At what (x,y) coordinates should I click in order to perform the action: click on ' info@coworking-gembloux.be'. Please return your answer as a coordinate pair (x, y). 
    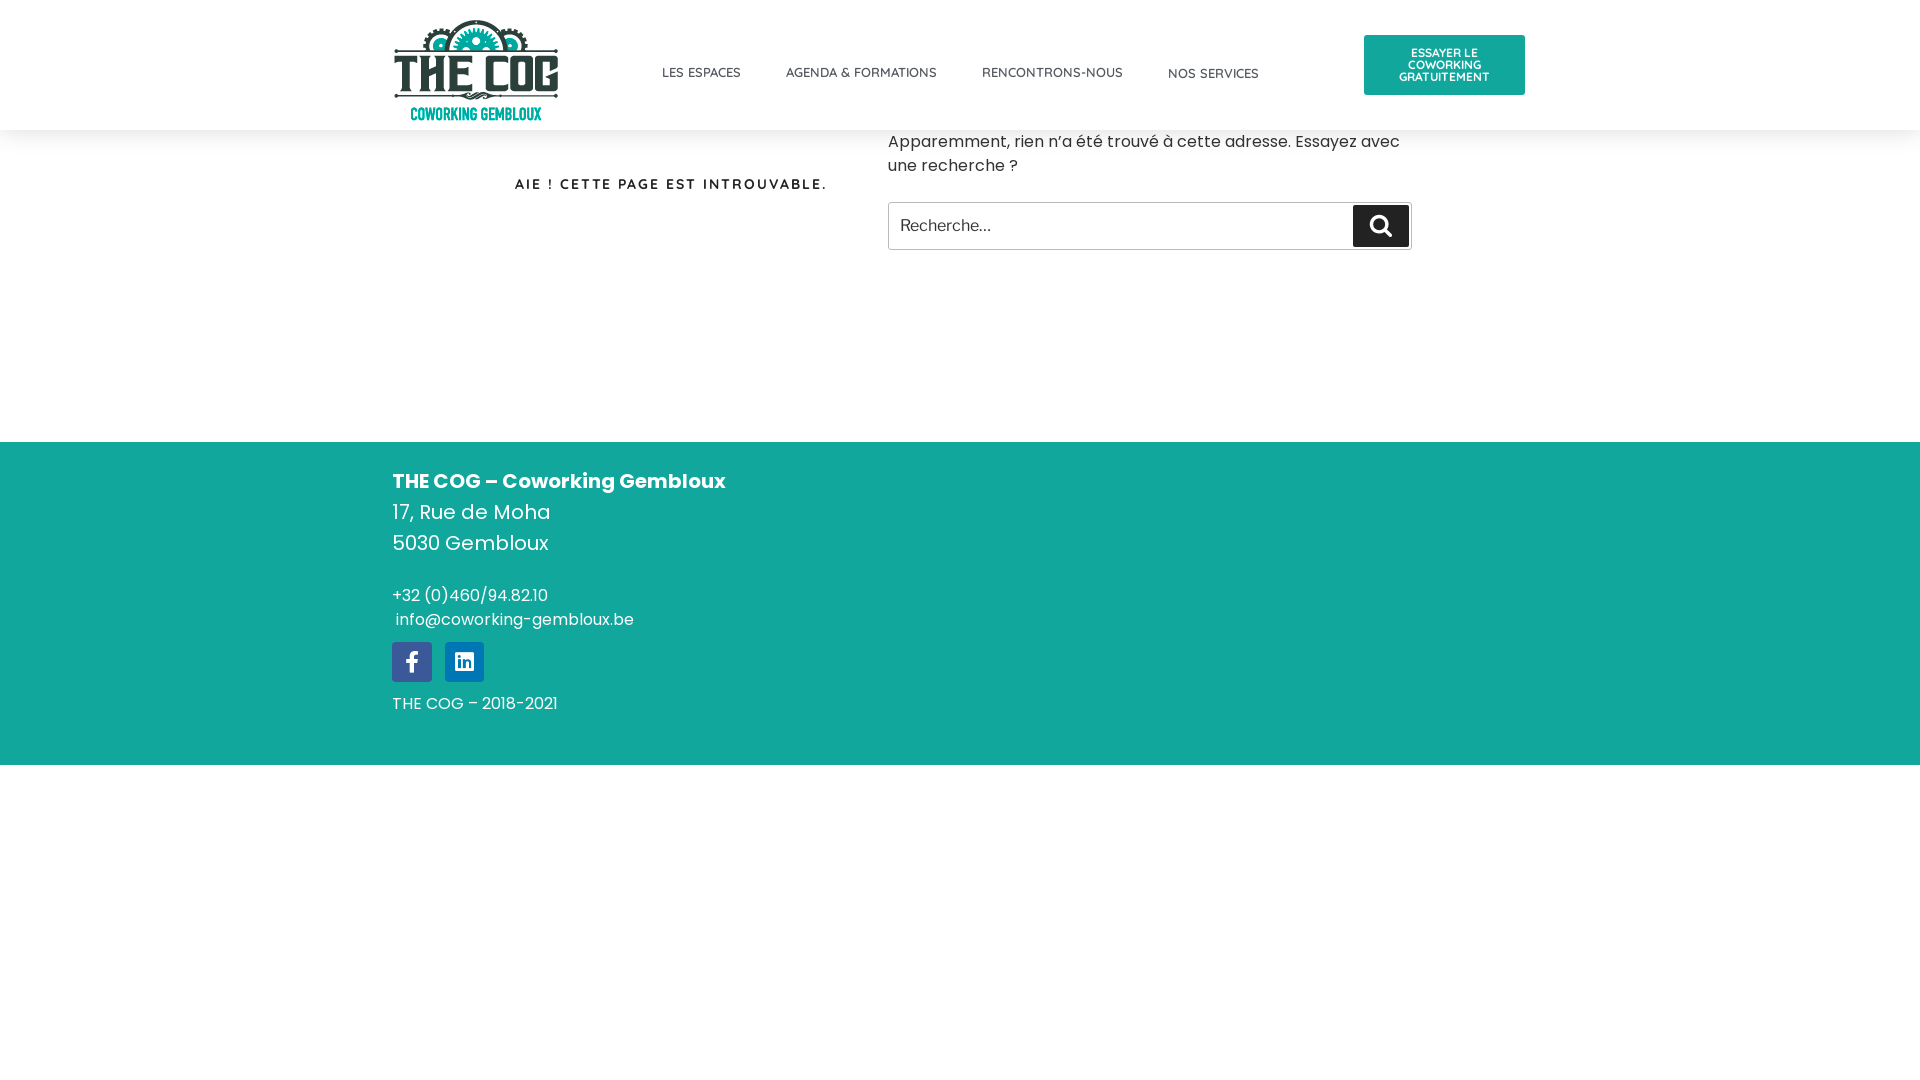
    Looking at the image, I should click on (513, 618).